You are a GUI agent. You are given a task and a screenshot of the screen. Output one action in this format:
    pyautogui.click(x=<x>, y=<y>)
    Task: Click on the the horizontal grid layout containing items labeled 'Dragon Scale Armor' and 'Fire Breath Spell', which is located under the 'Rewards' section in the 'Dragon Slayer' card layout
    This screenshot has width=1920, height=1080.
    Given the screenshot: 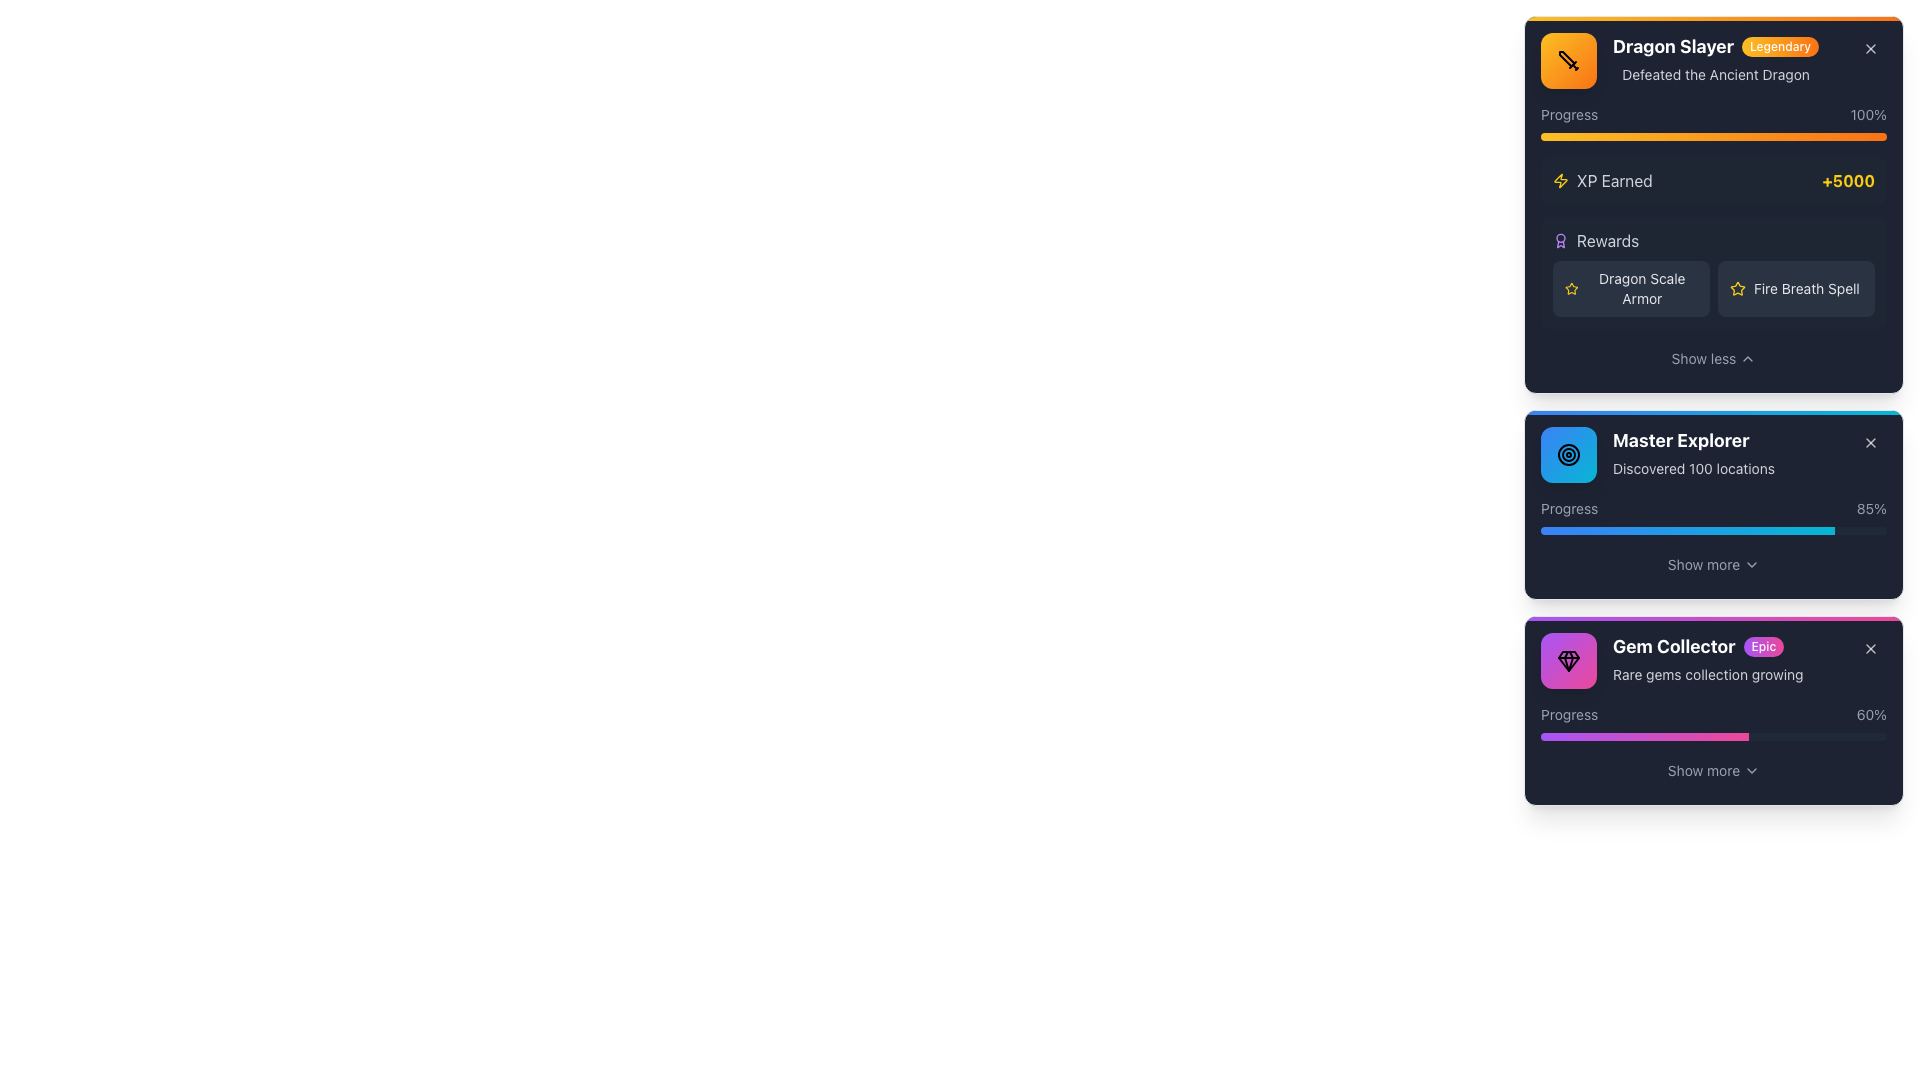 What is the action you would take?
    pyautogui.click(x=1712, y=289)
    